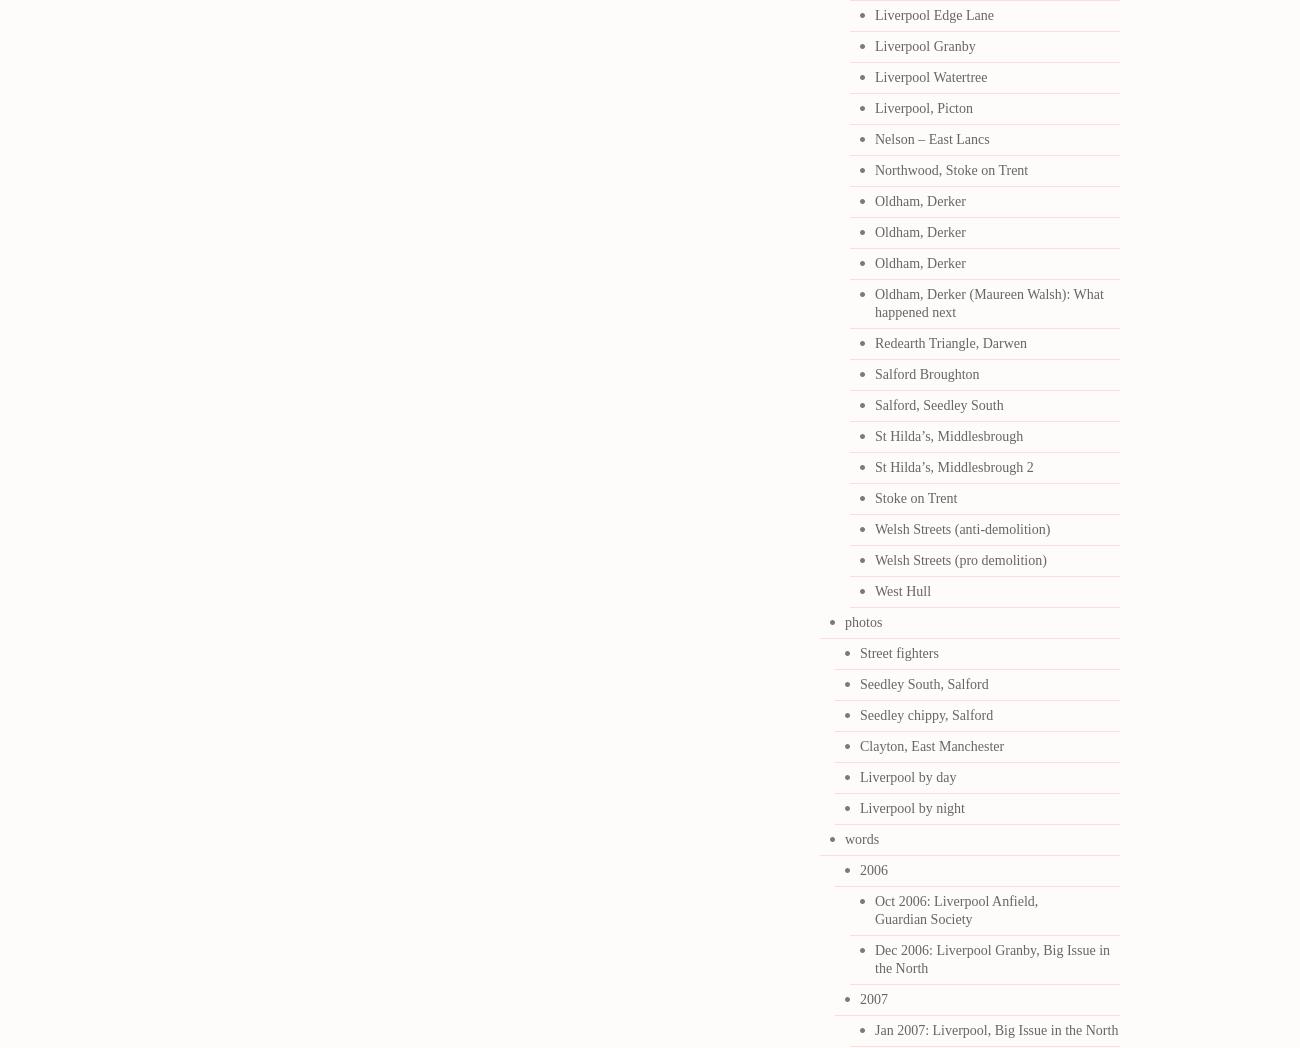 Image resolution: width=1300 pixels, height=1048 pixels. Describe the element at coordinates (872, 998) in the screenshot. I see `'2007'` at that location.